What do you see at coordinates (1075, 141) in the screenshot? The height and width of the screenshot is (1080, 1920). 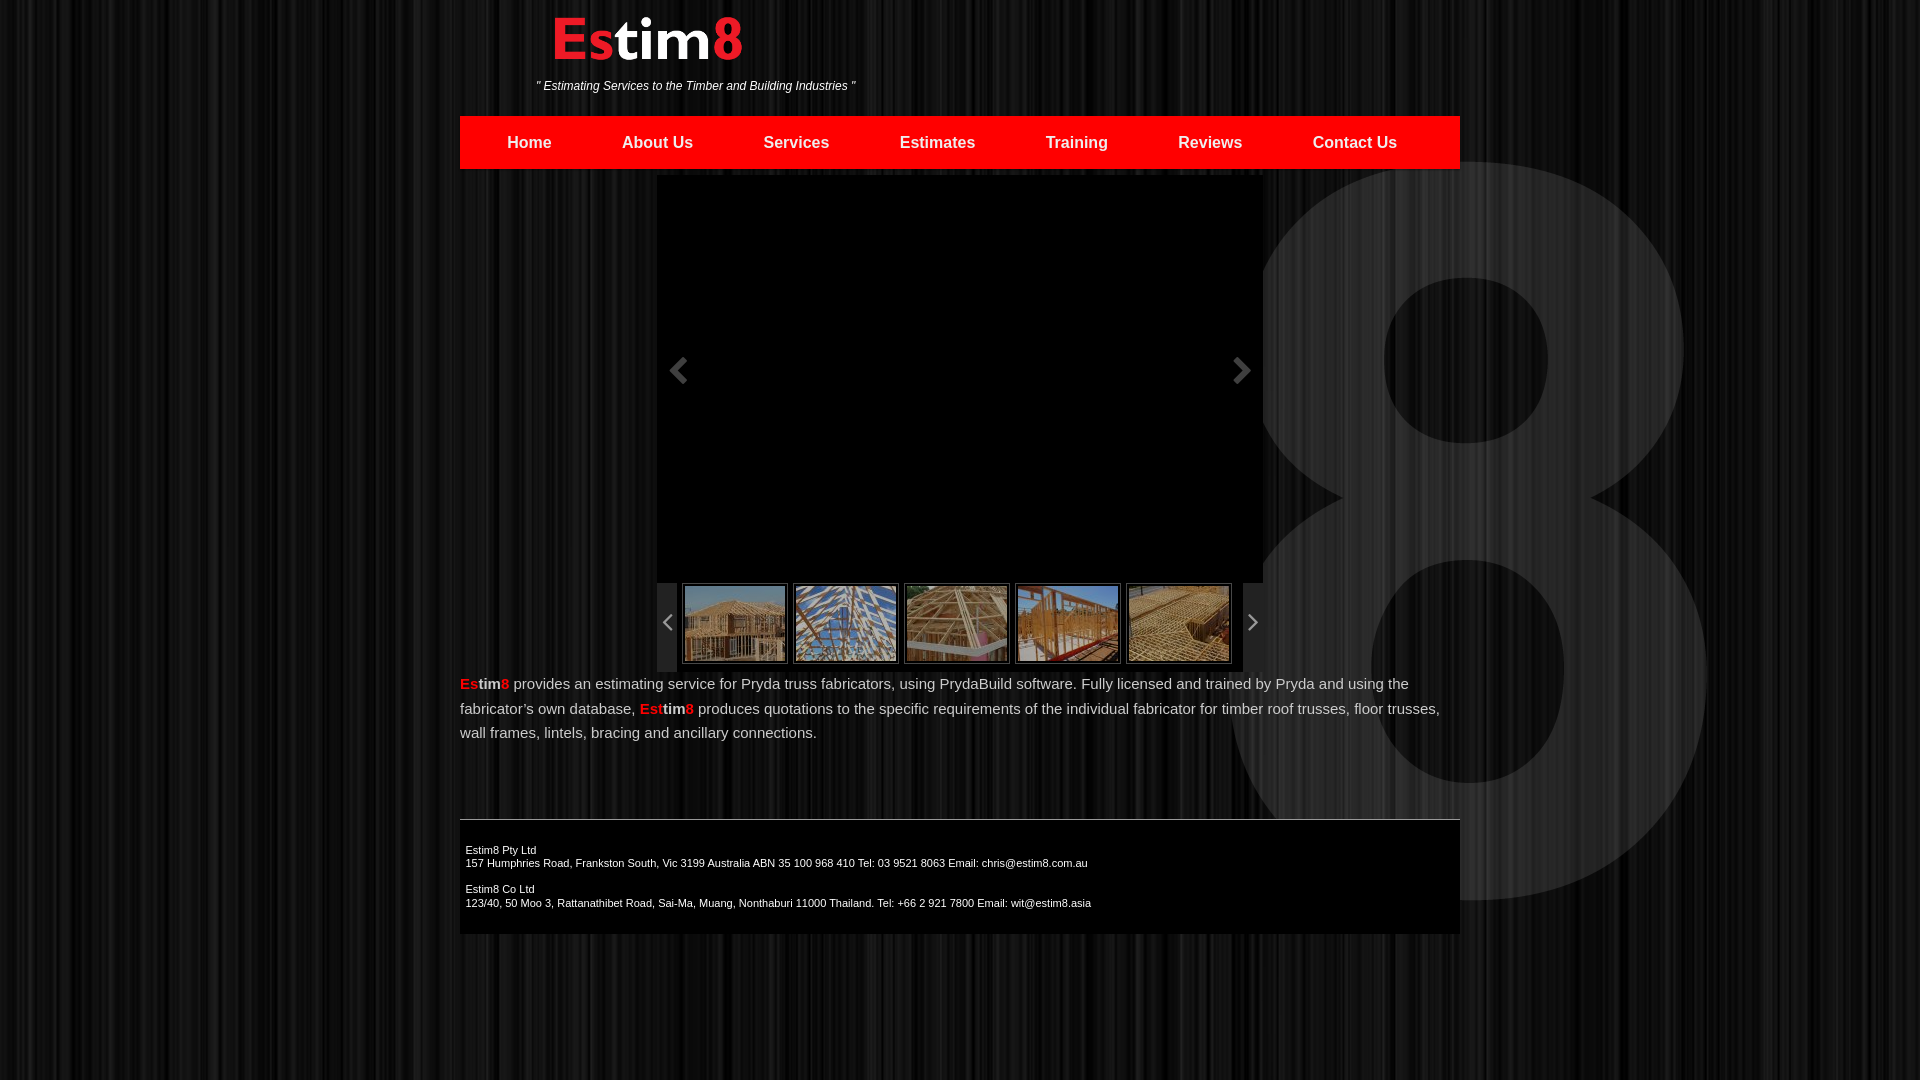 I see `'Training'` at bounding box center [1075, 141].